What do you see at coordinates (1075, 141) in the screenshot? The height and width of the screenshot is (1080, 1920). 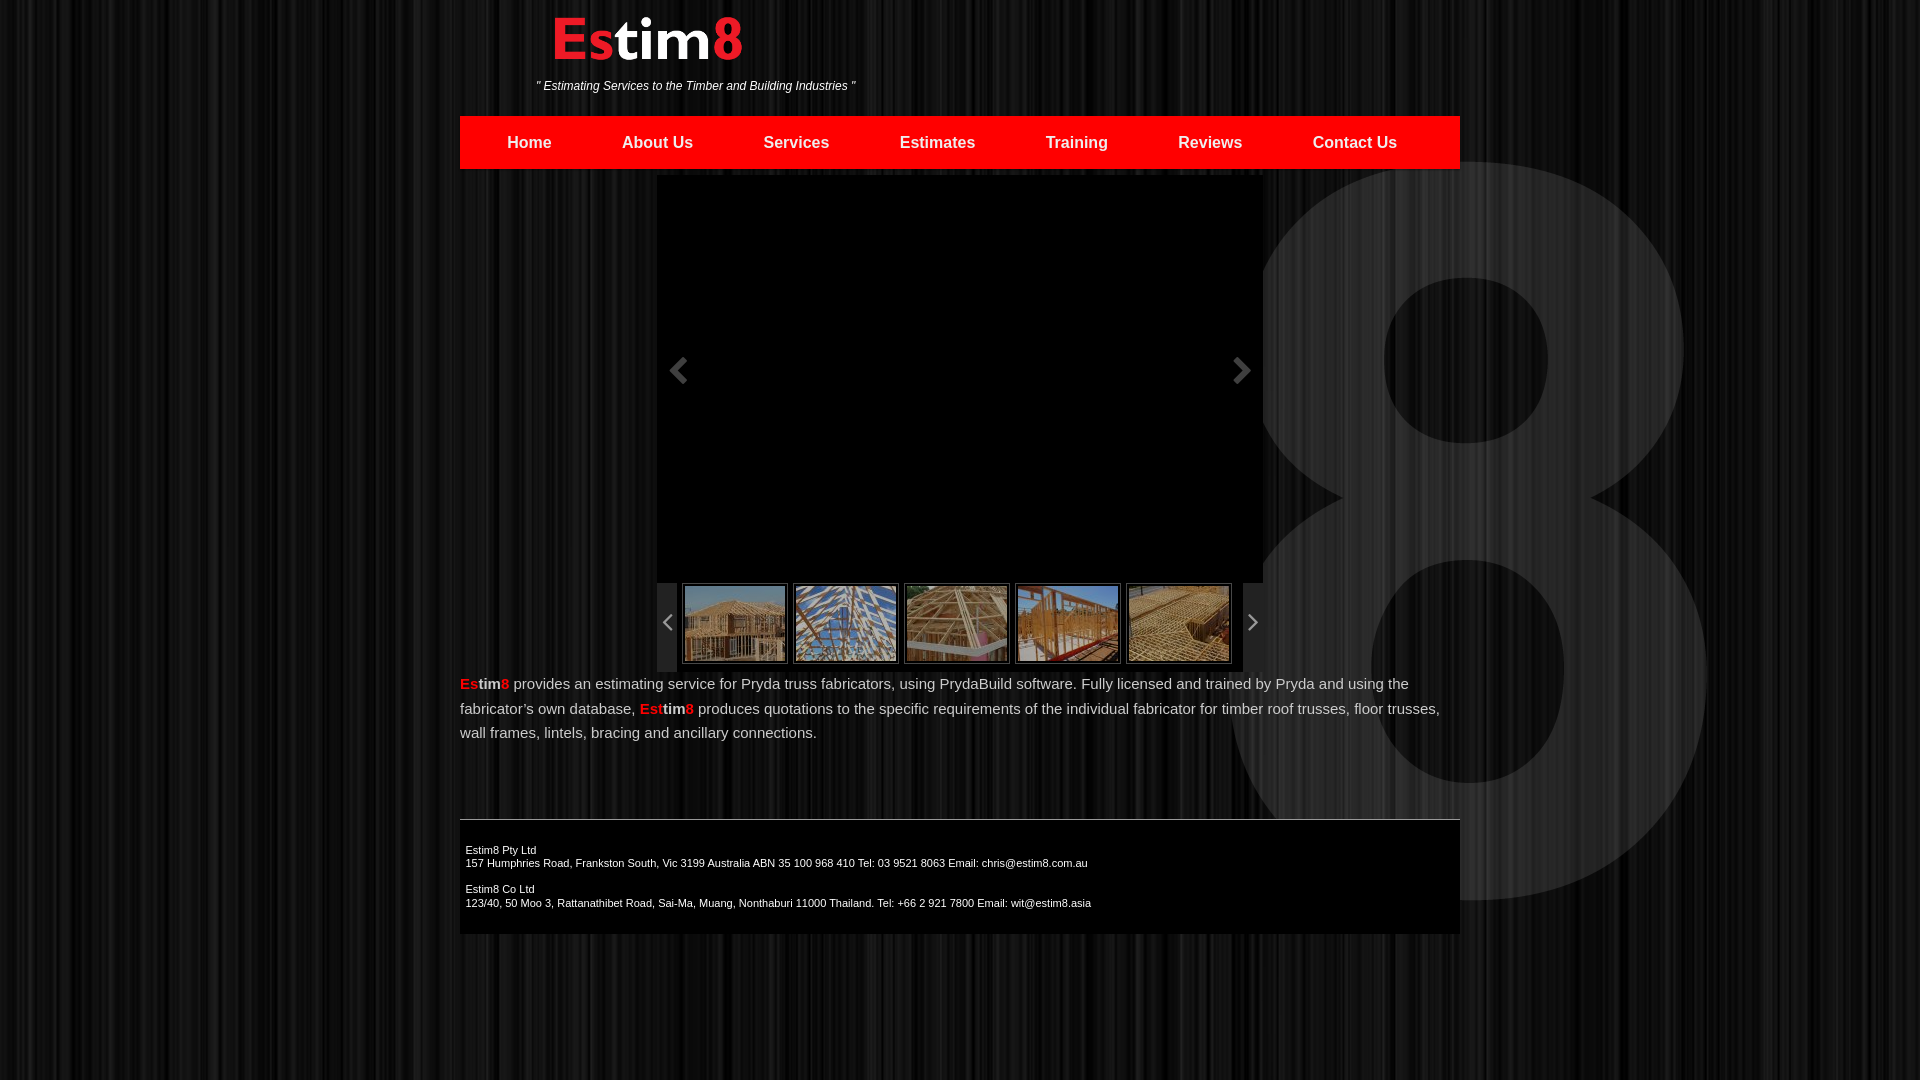 I see `'Training'` at bounding box center [1075, 141].